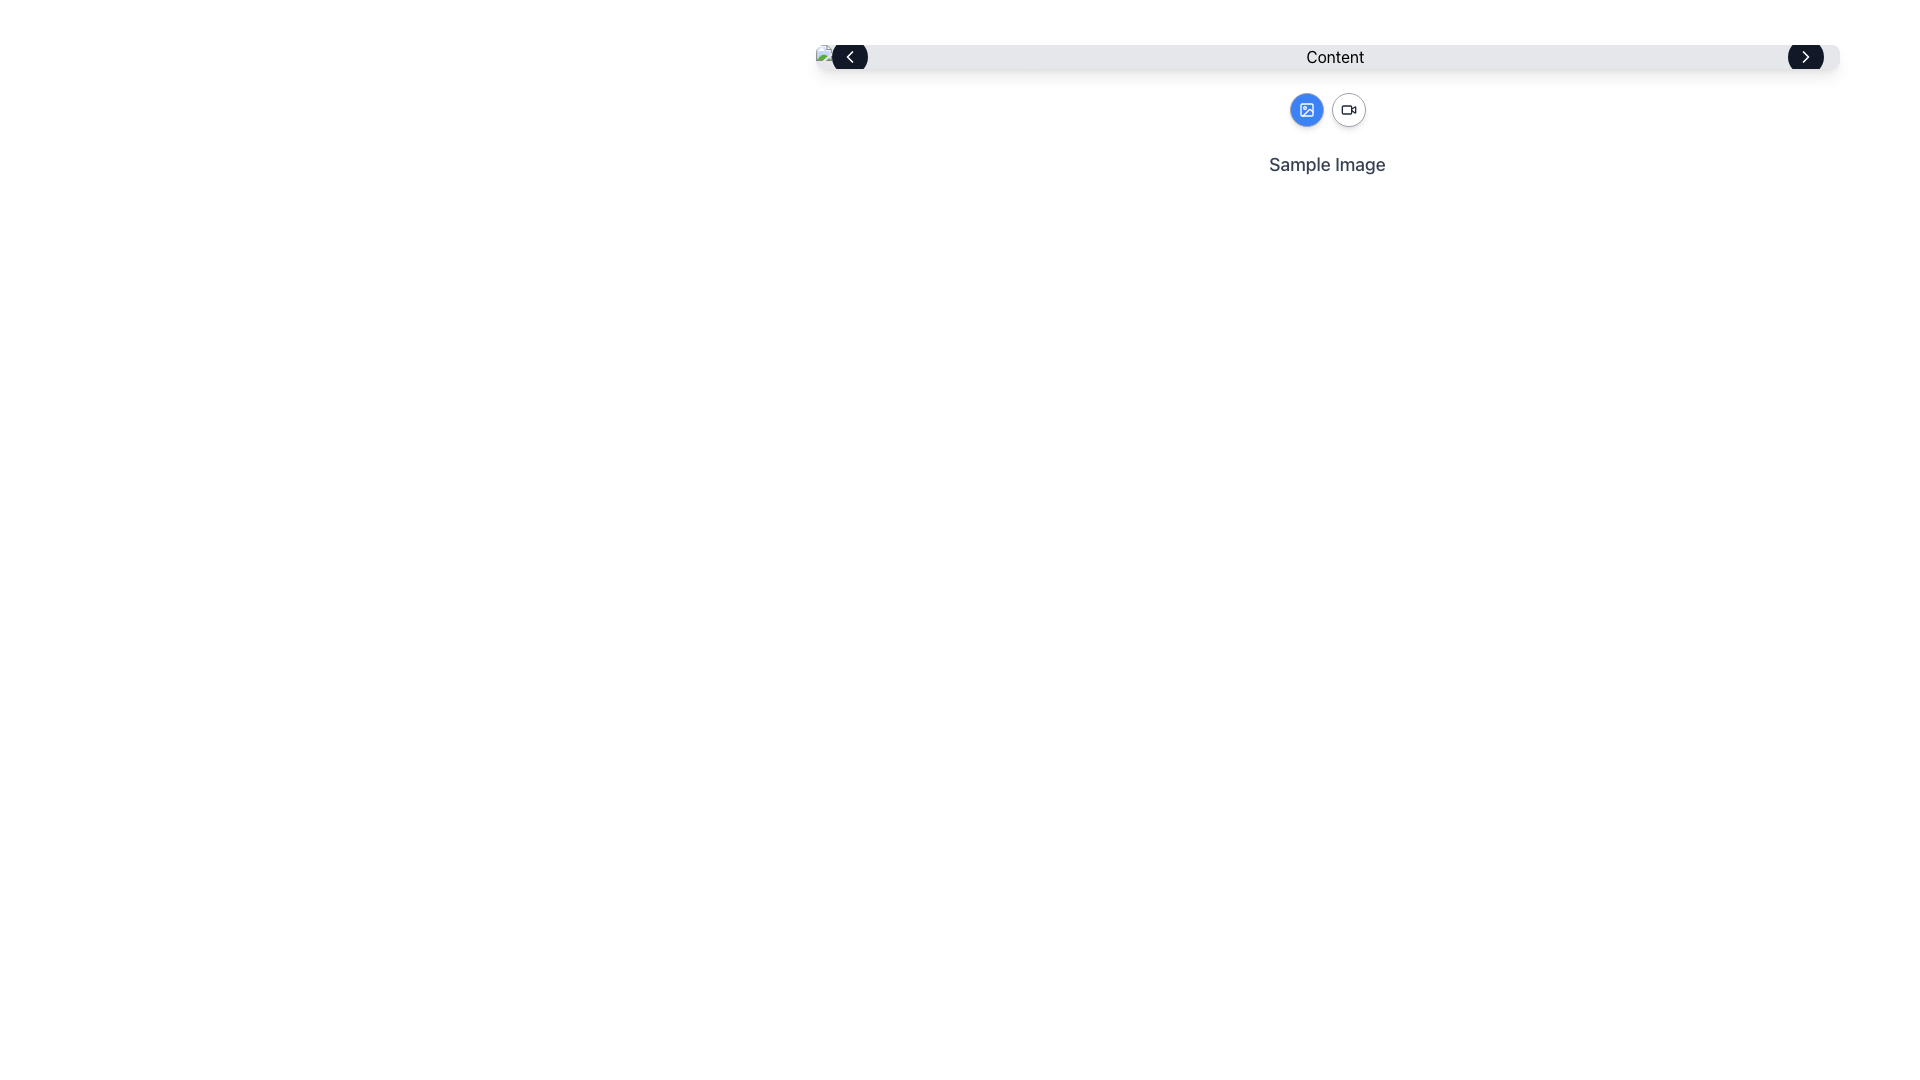 The image size is (1920, 1080). What do you see at coordinates (1805, 56) in the screenshot?
I see `the circular button with a dark background and a white arrow icon pointing to the right` at bounding box center [1805, 56].